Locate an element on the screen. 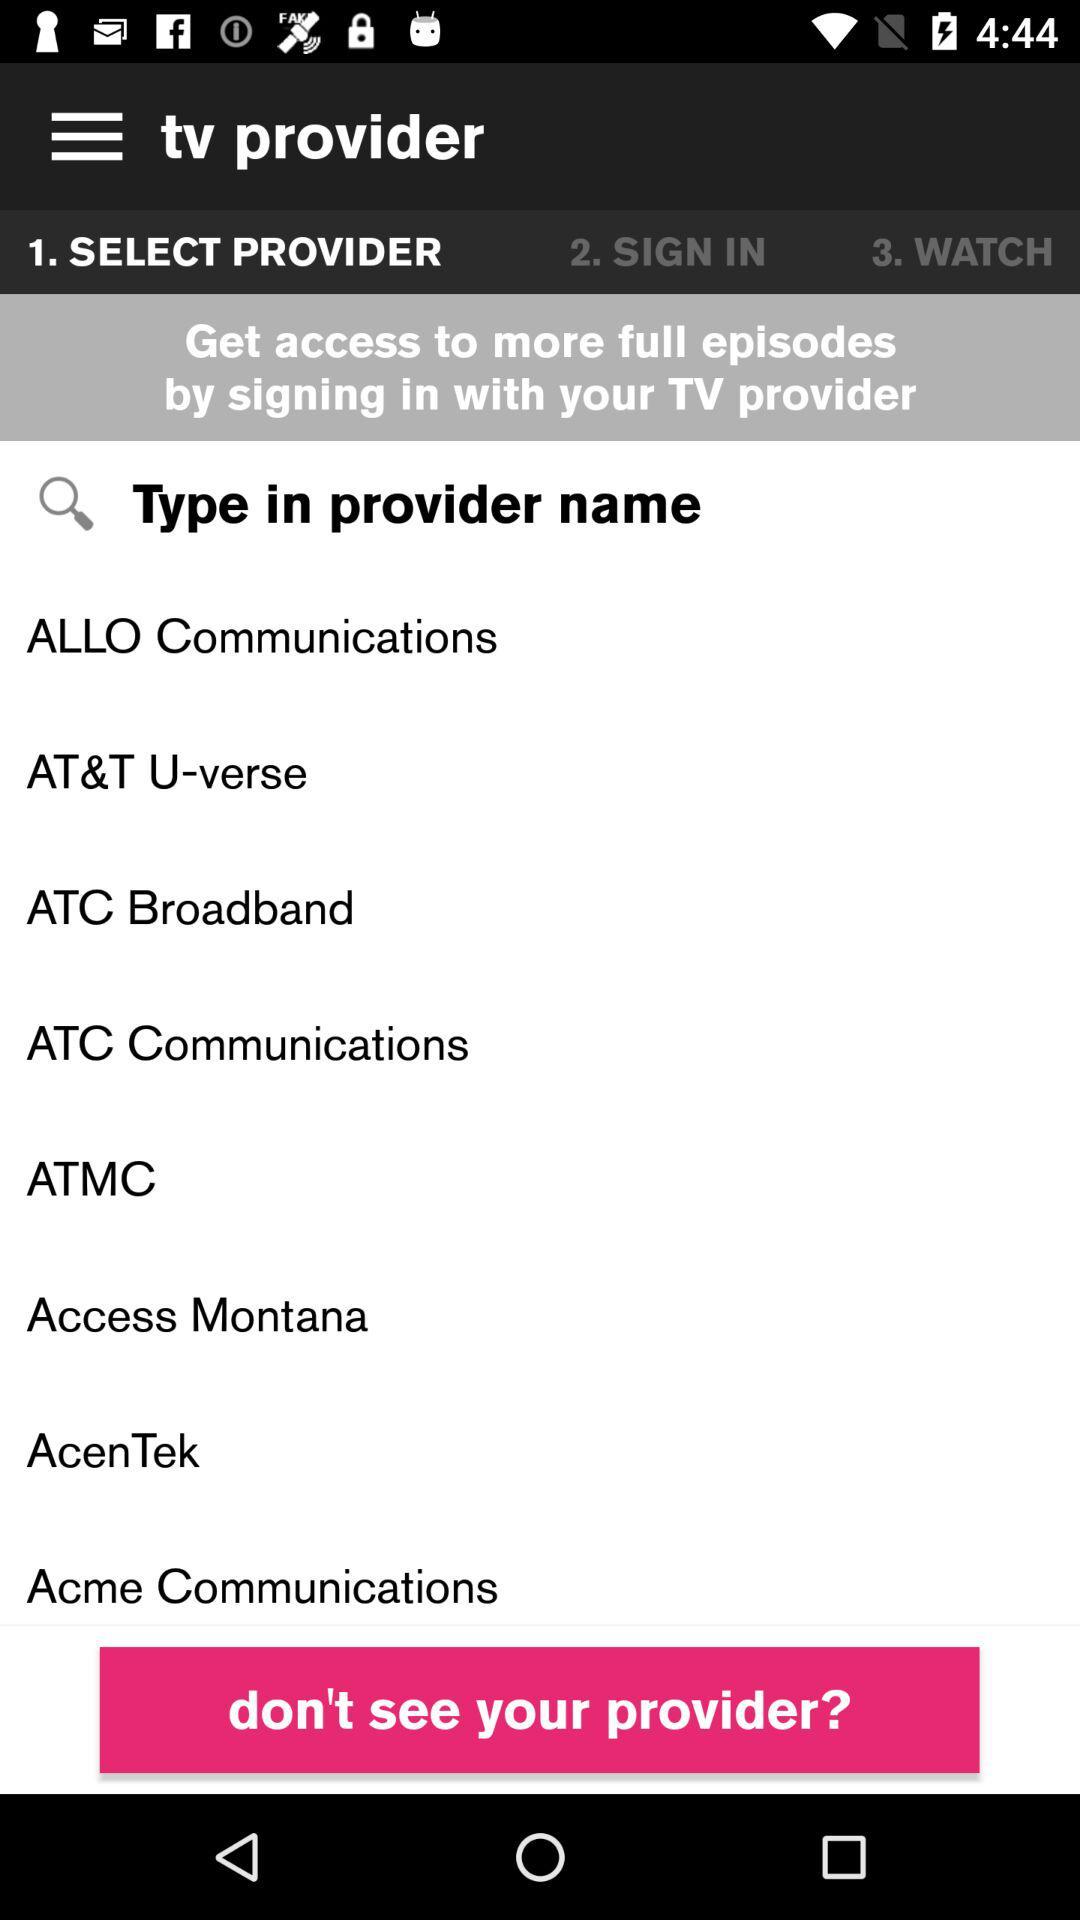 This screenshot has width=1080, height=1920. acme communications icon is located at coordinates (540, 1570).